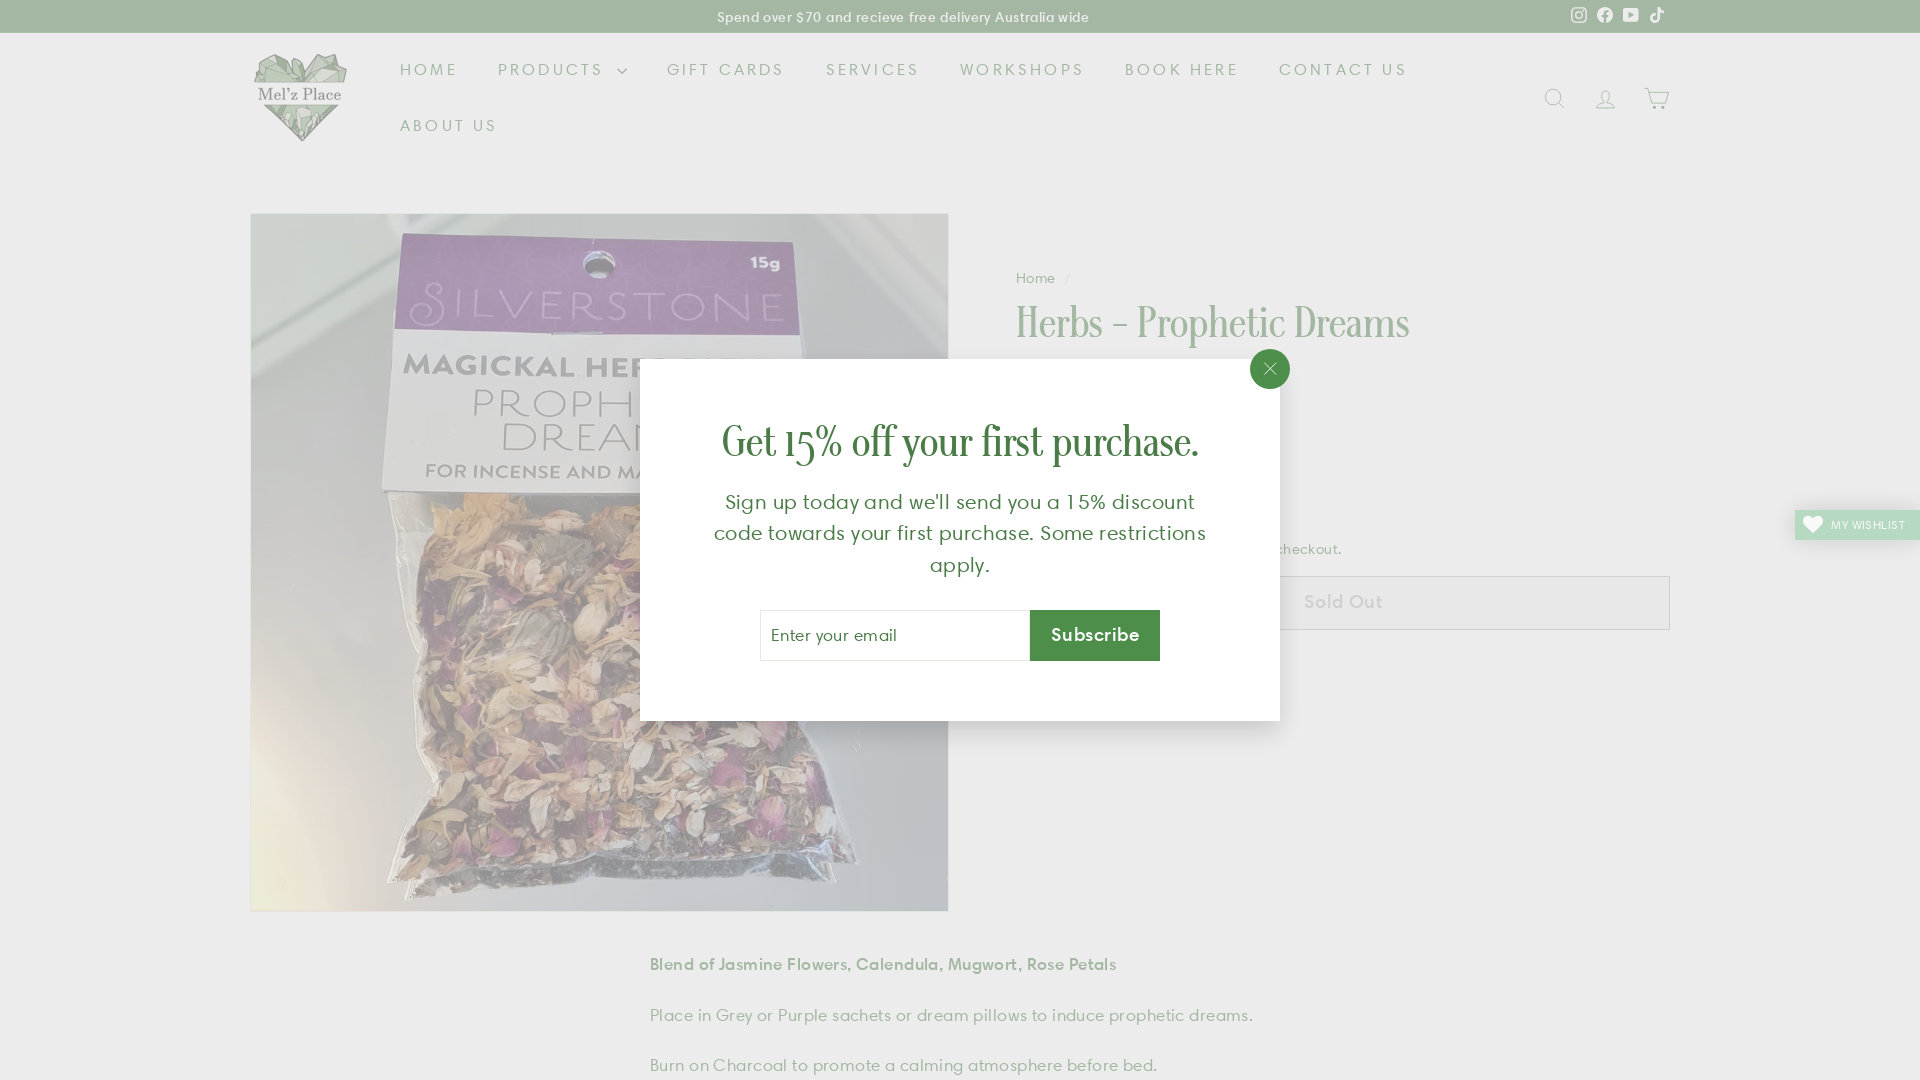 This screenshot has width=1920, height=1080. I want to click on 'CART', so click(1656, 97).